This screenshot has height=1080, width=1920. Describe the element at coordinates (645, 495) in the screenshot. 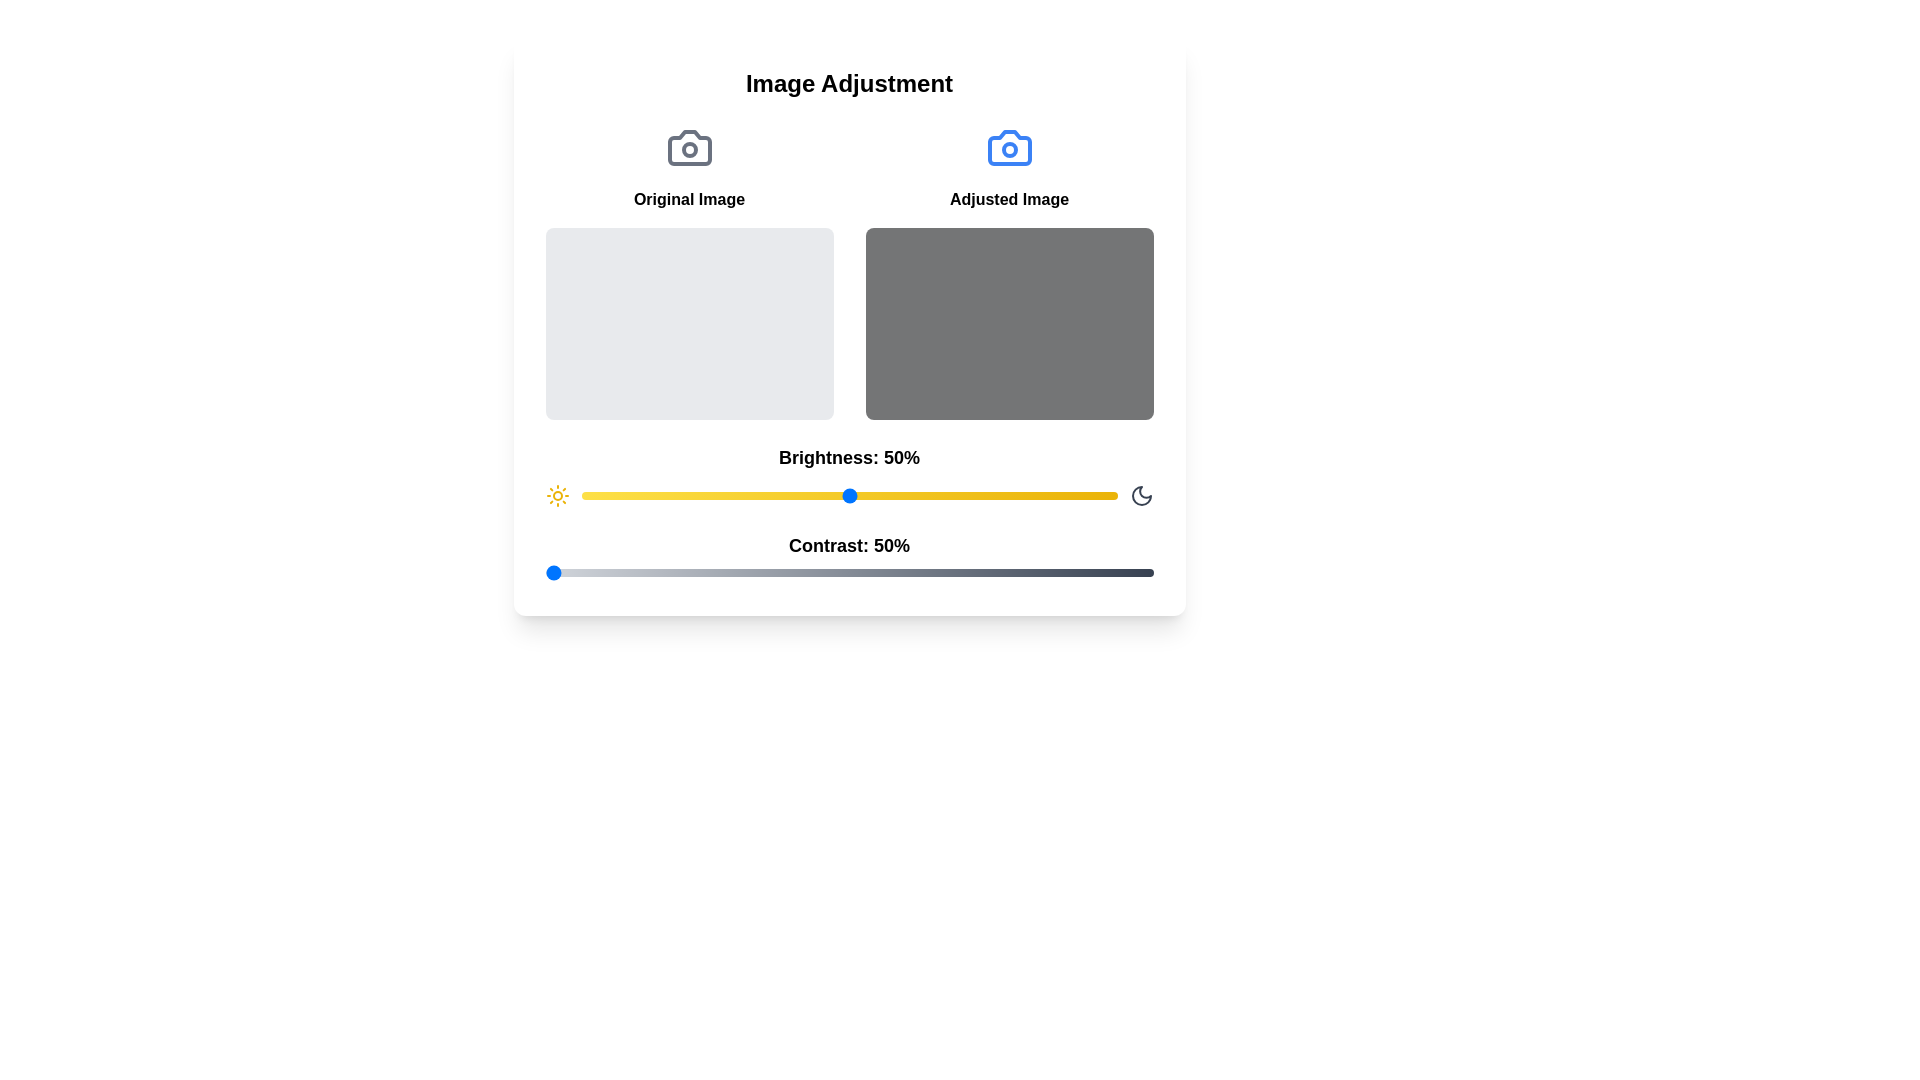

I see `the slider value` at that location.